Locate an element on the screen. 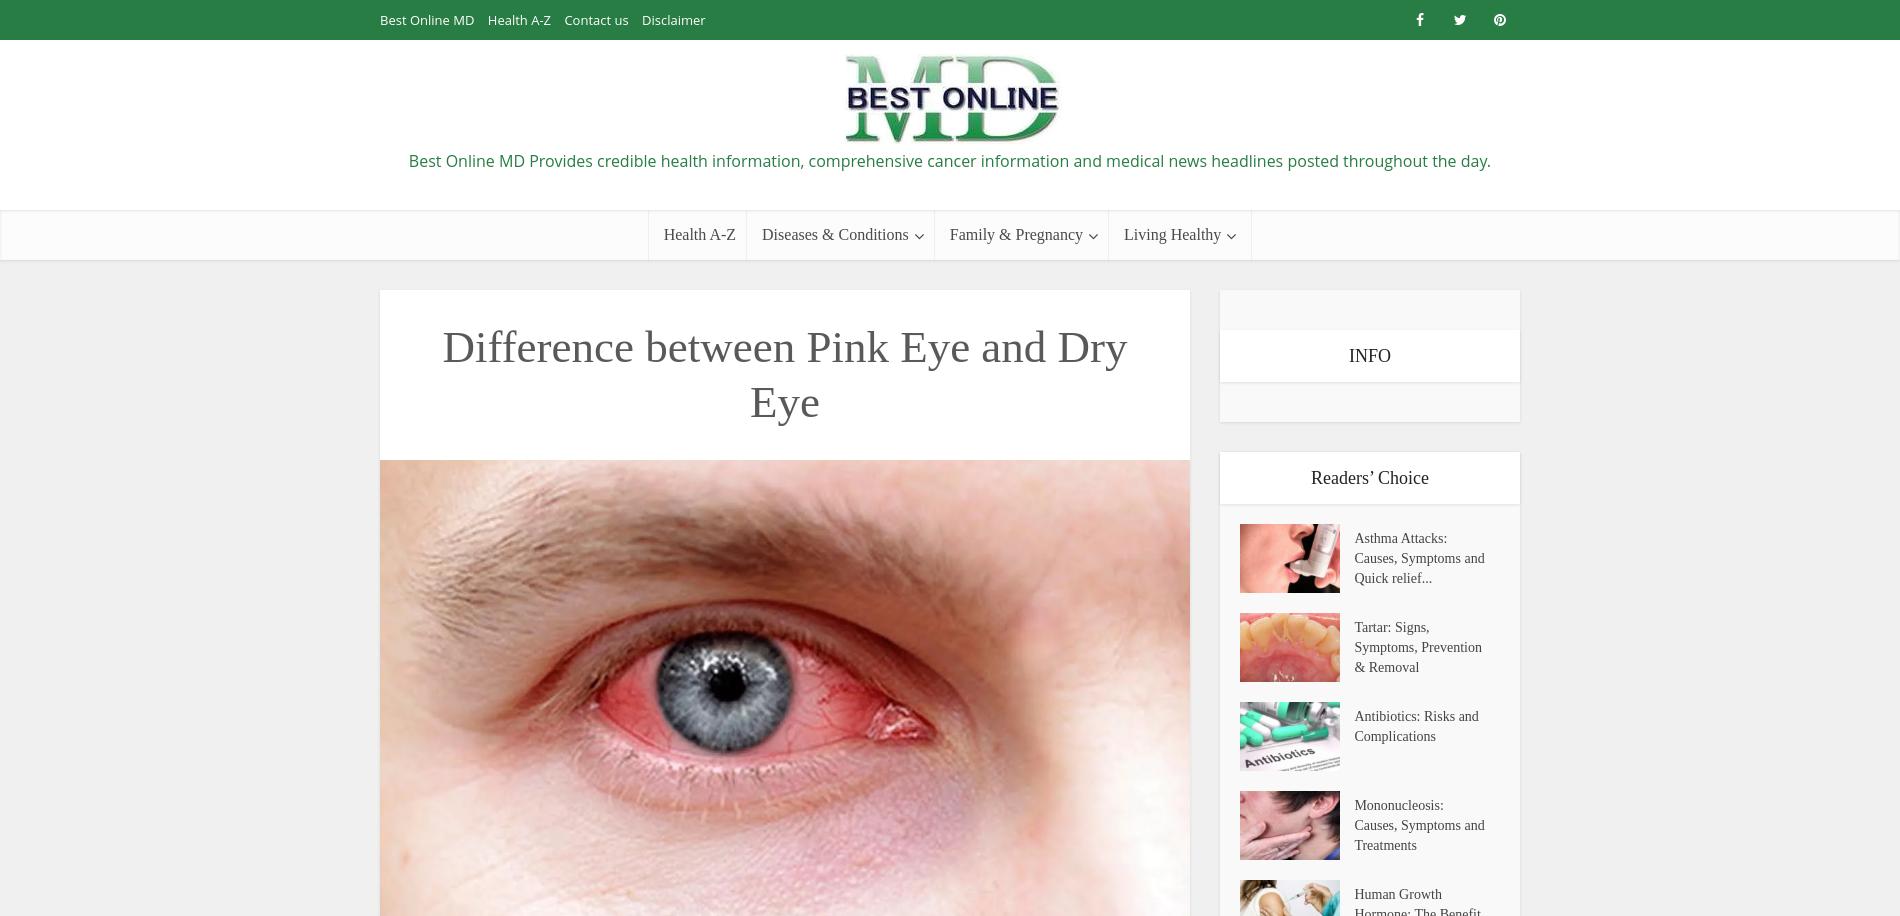 Image resolution: width=1900 pixels, height=916 pixels. 'Asthma Attacks: Causes, Symptoms and Quick relief...' is located at coordinates (1417, 557).